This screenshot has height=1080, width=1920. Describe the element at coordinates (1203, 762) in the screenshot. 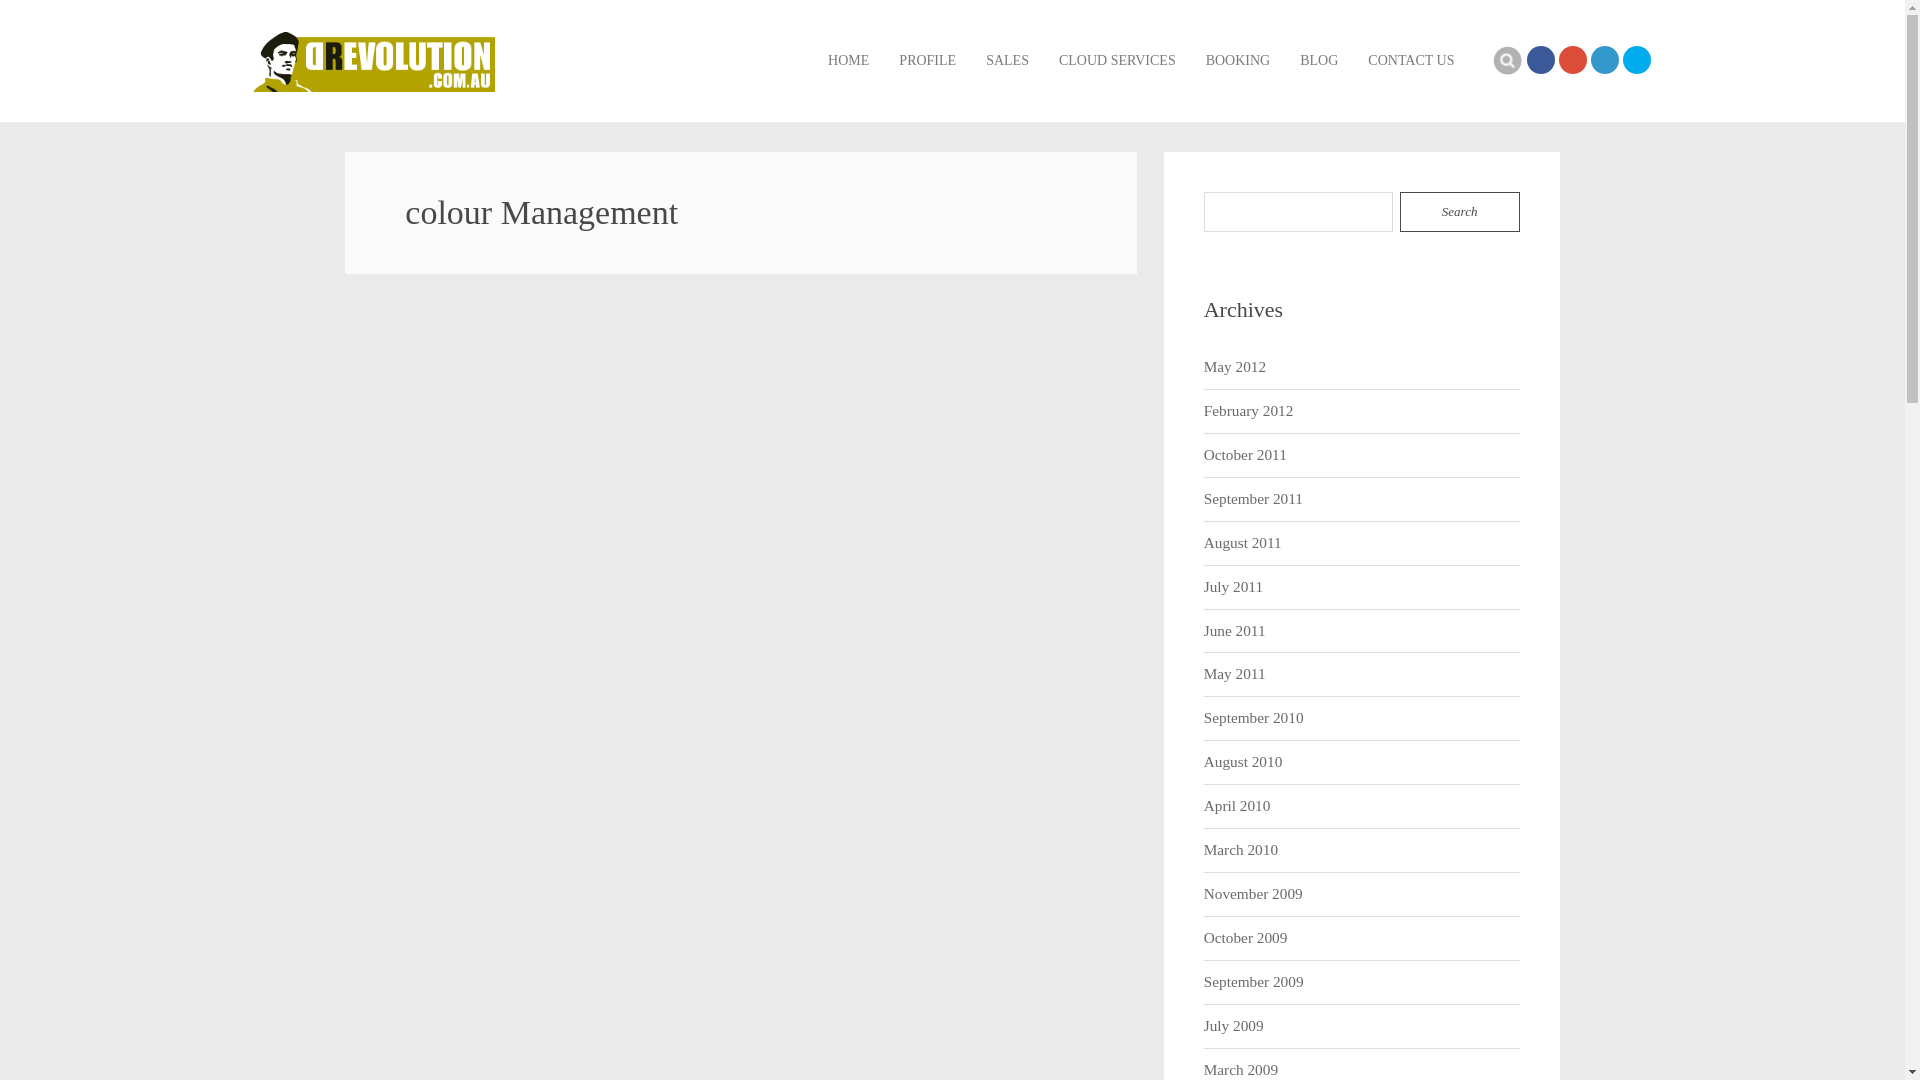

I see `'August 2010'` at that location.